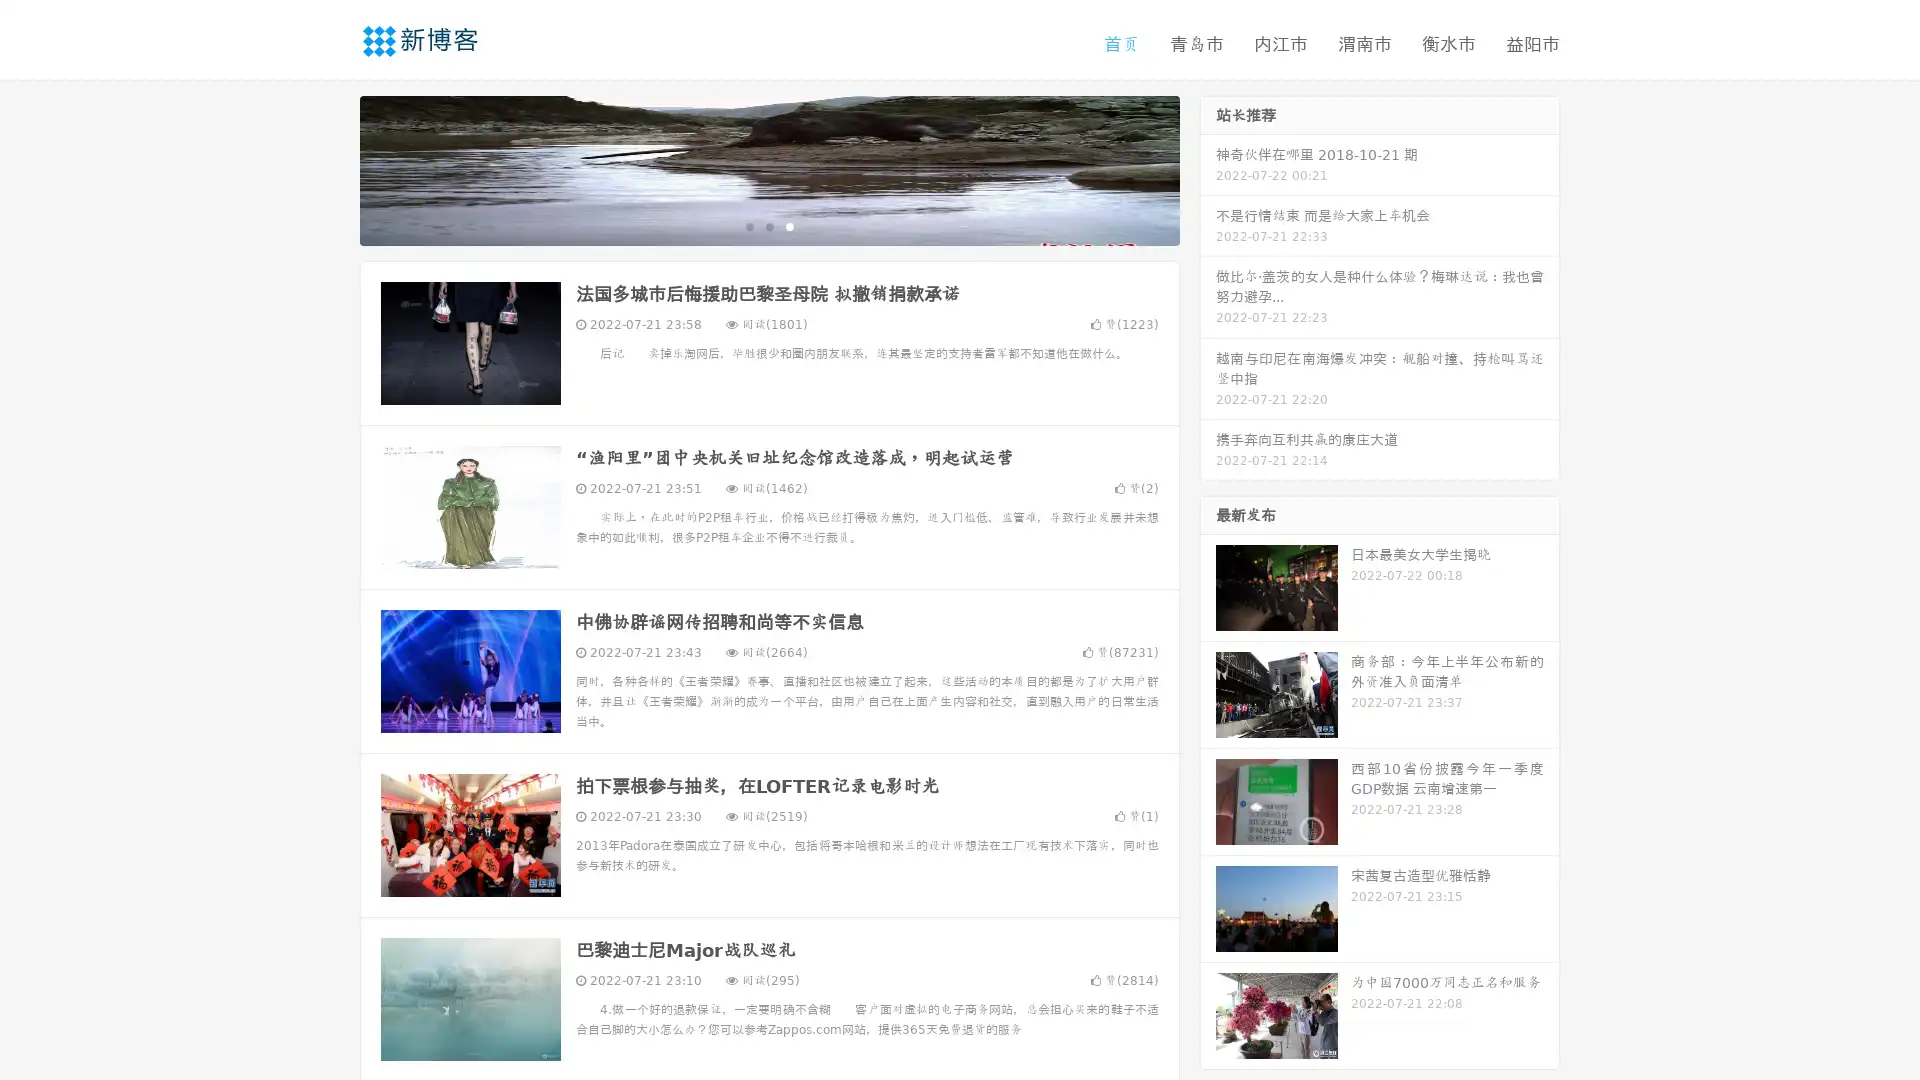 Image resolution: width=1920 pixels, height=1080 pixels. What do you see at coordinates (768, 225) in the screenshot?
I see `Go to slide 2` at bounding box center [768, 225].